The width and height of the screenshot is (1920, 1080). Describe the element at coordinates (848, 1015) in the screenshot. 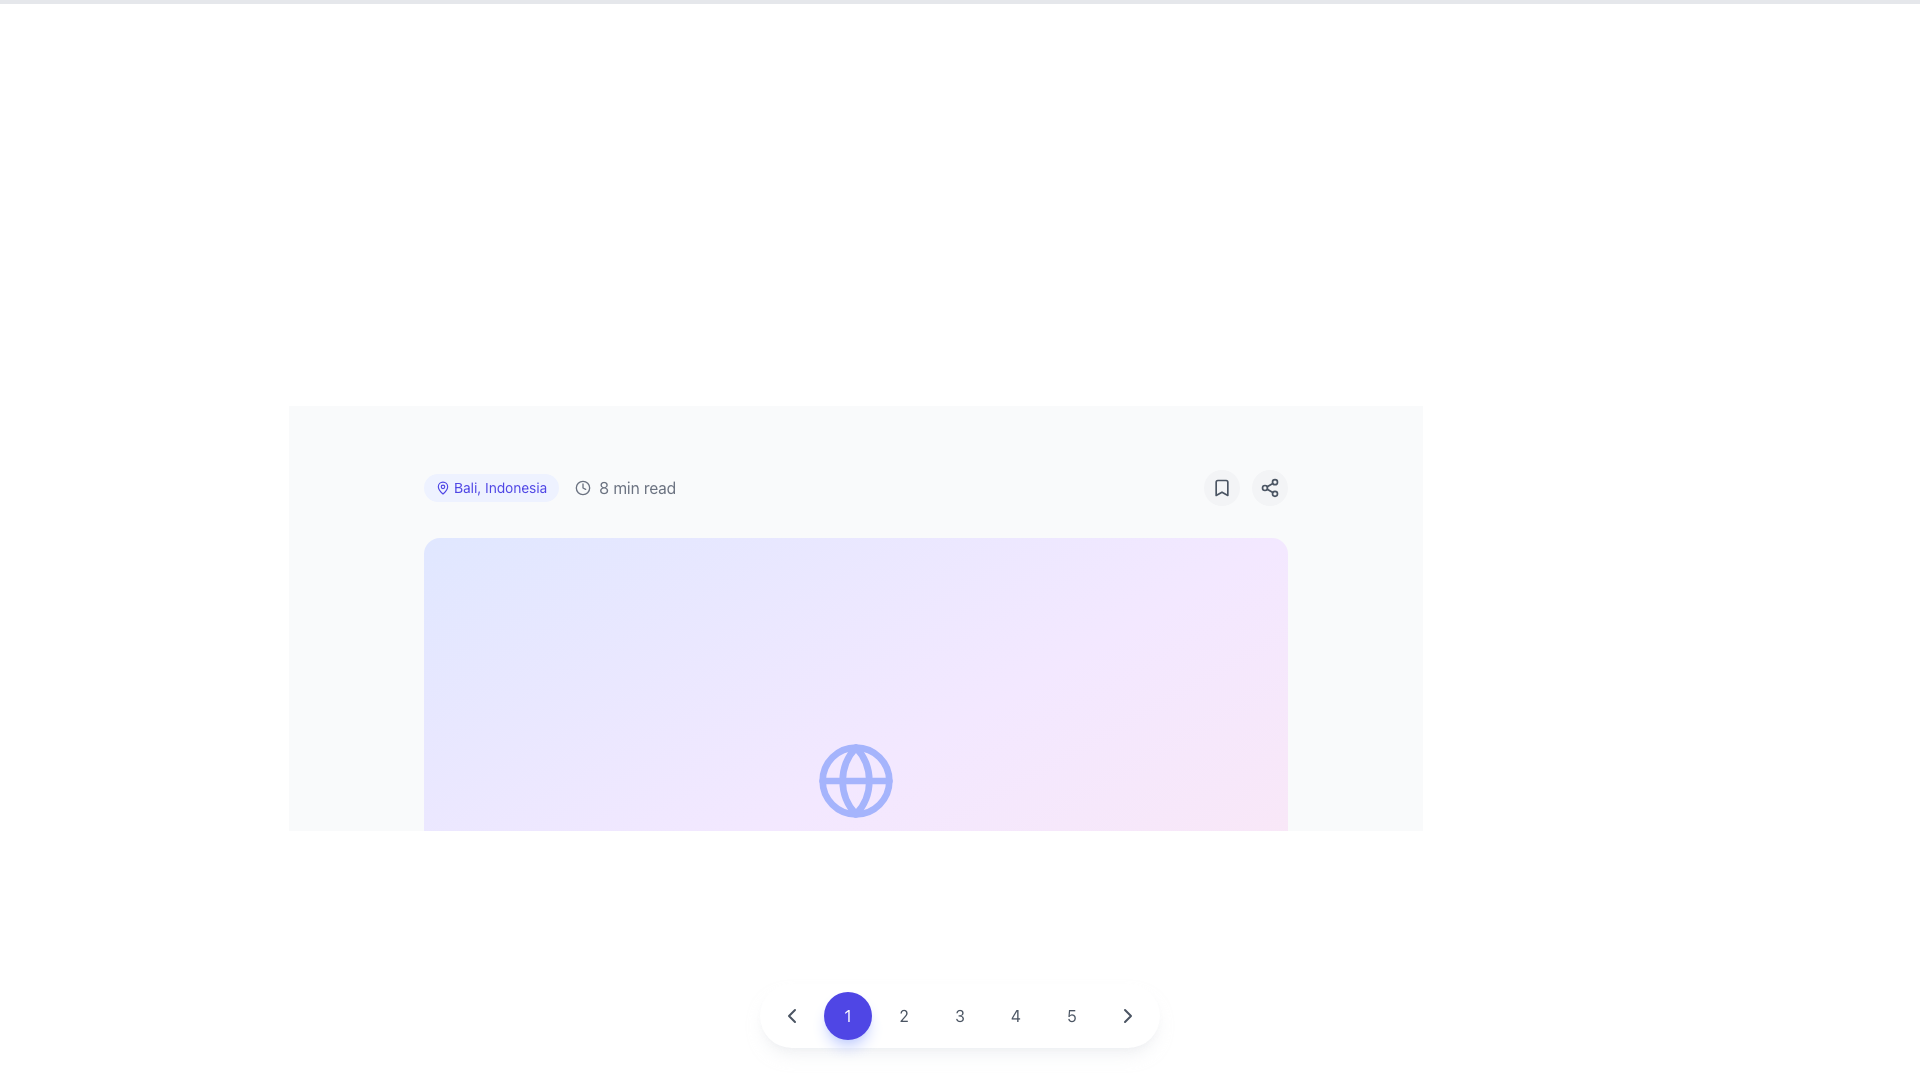

I see `the circular button labeled '1'` at that location.